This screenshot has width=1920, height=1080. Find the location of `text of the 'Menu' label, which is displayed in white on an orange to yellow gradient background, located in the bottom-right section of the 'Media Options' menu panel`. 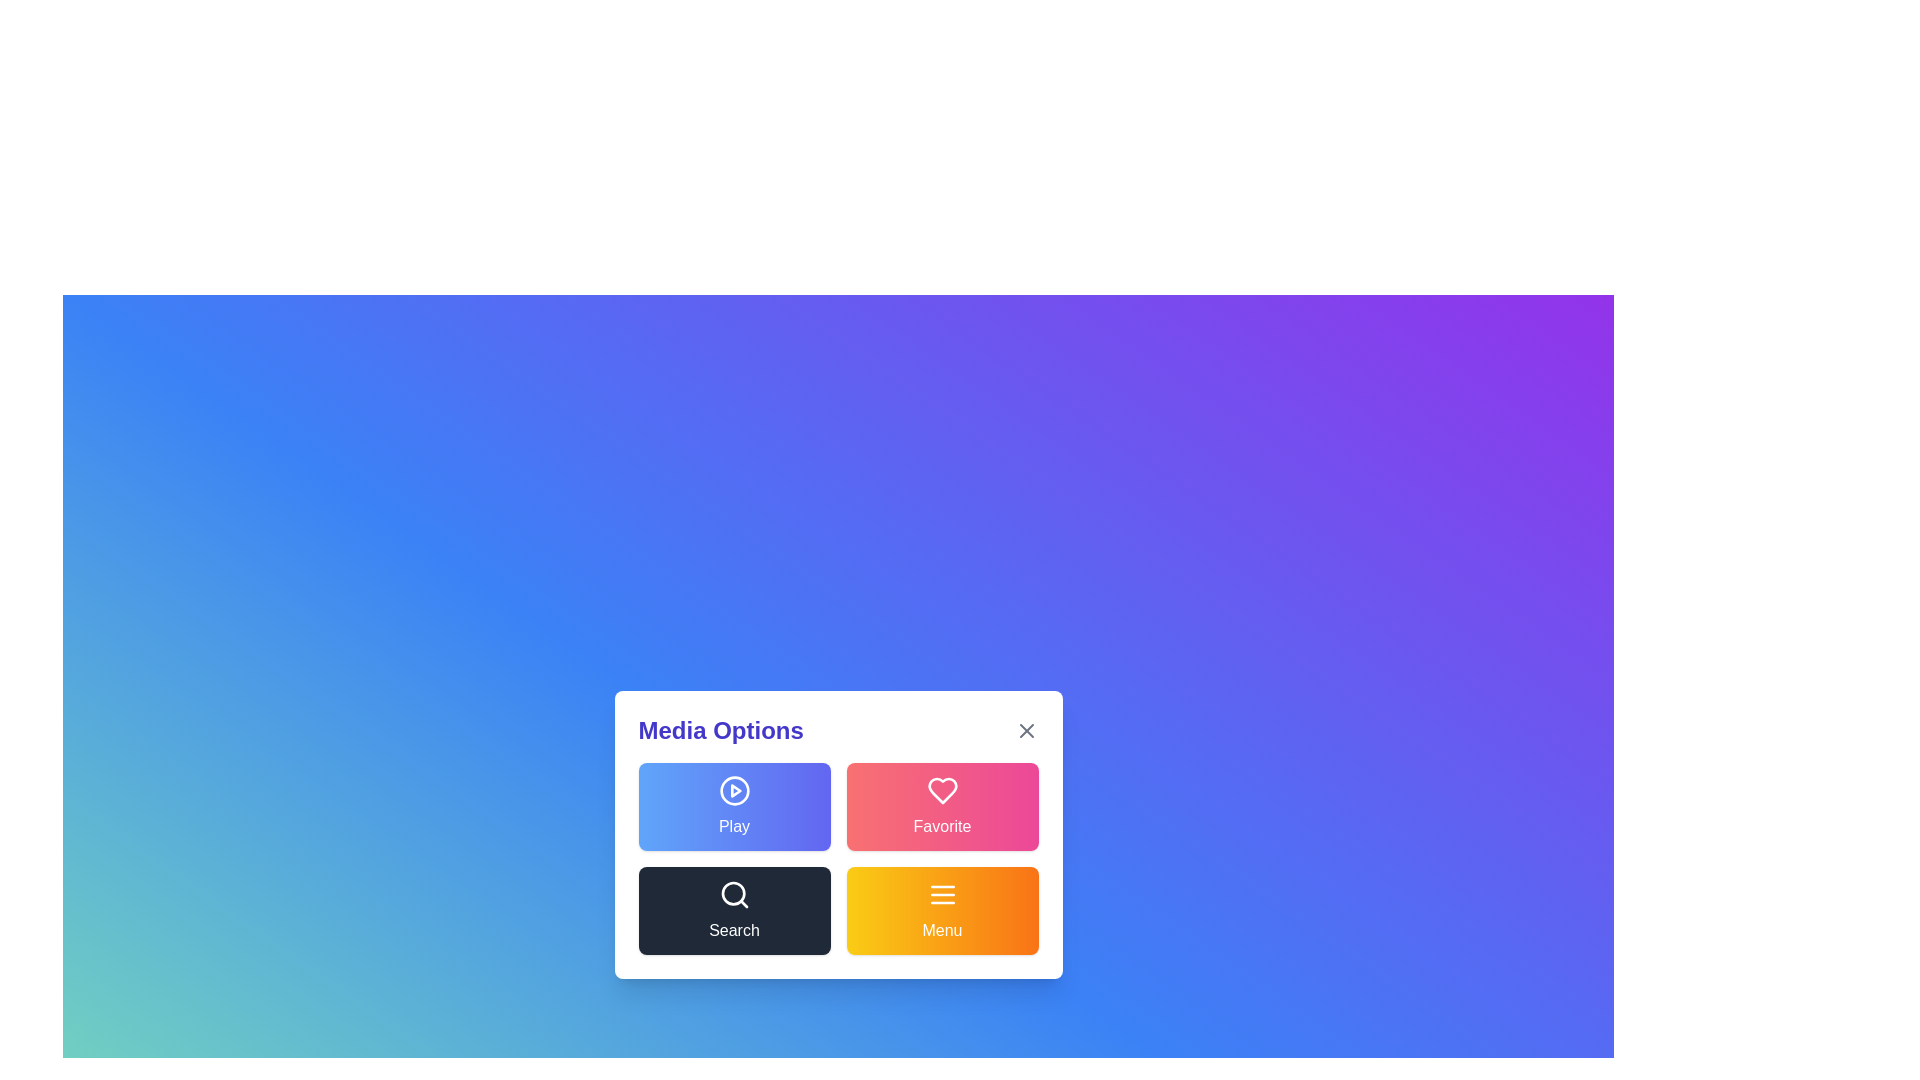

text of the 'Menu' label, which is displayed in white on an orange to yellow gradient background, located in the bottom-right section of the 'Media Options' menu panel is located at coordinates (941, 930).